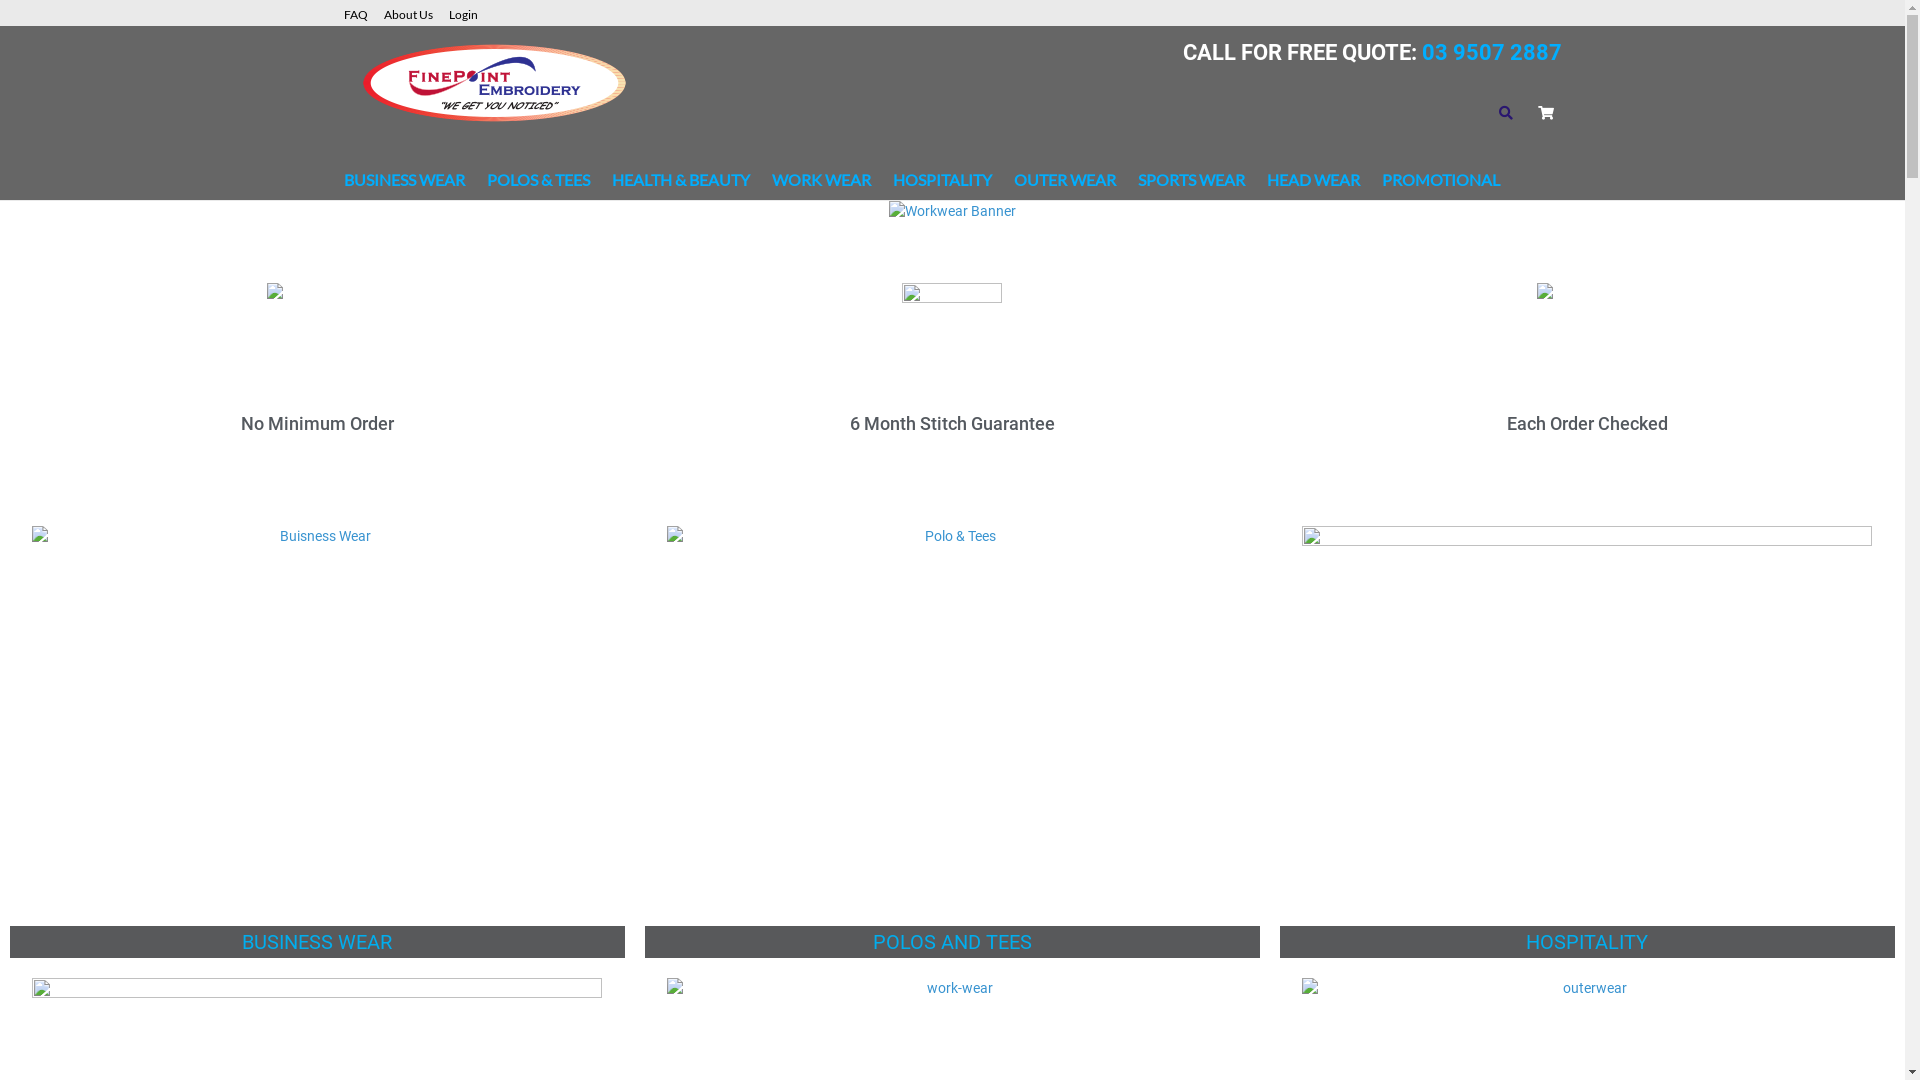 This screenshot has height=1080, width=1920. I want to click on 'BUSINESS WEAR', so click(403, 180).